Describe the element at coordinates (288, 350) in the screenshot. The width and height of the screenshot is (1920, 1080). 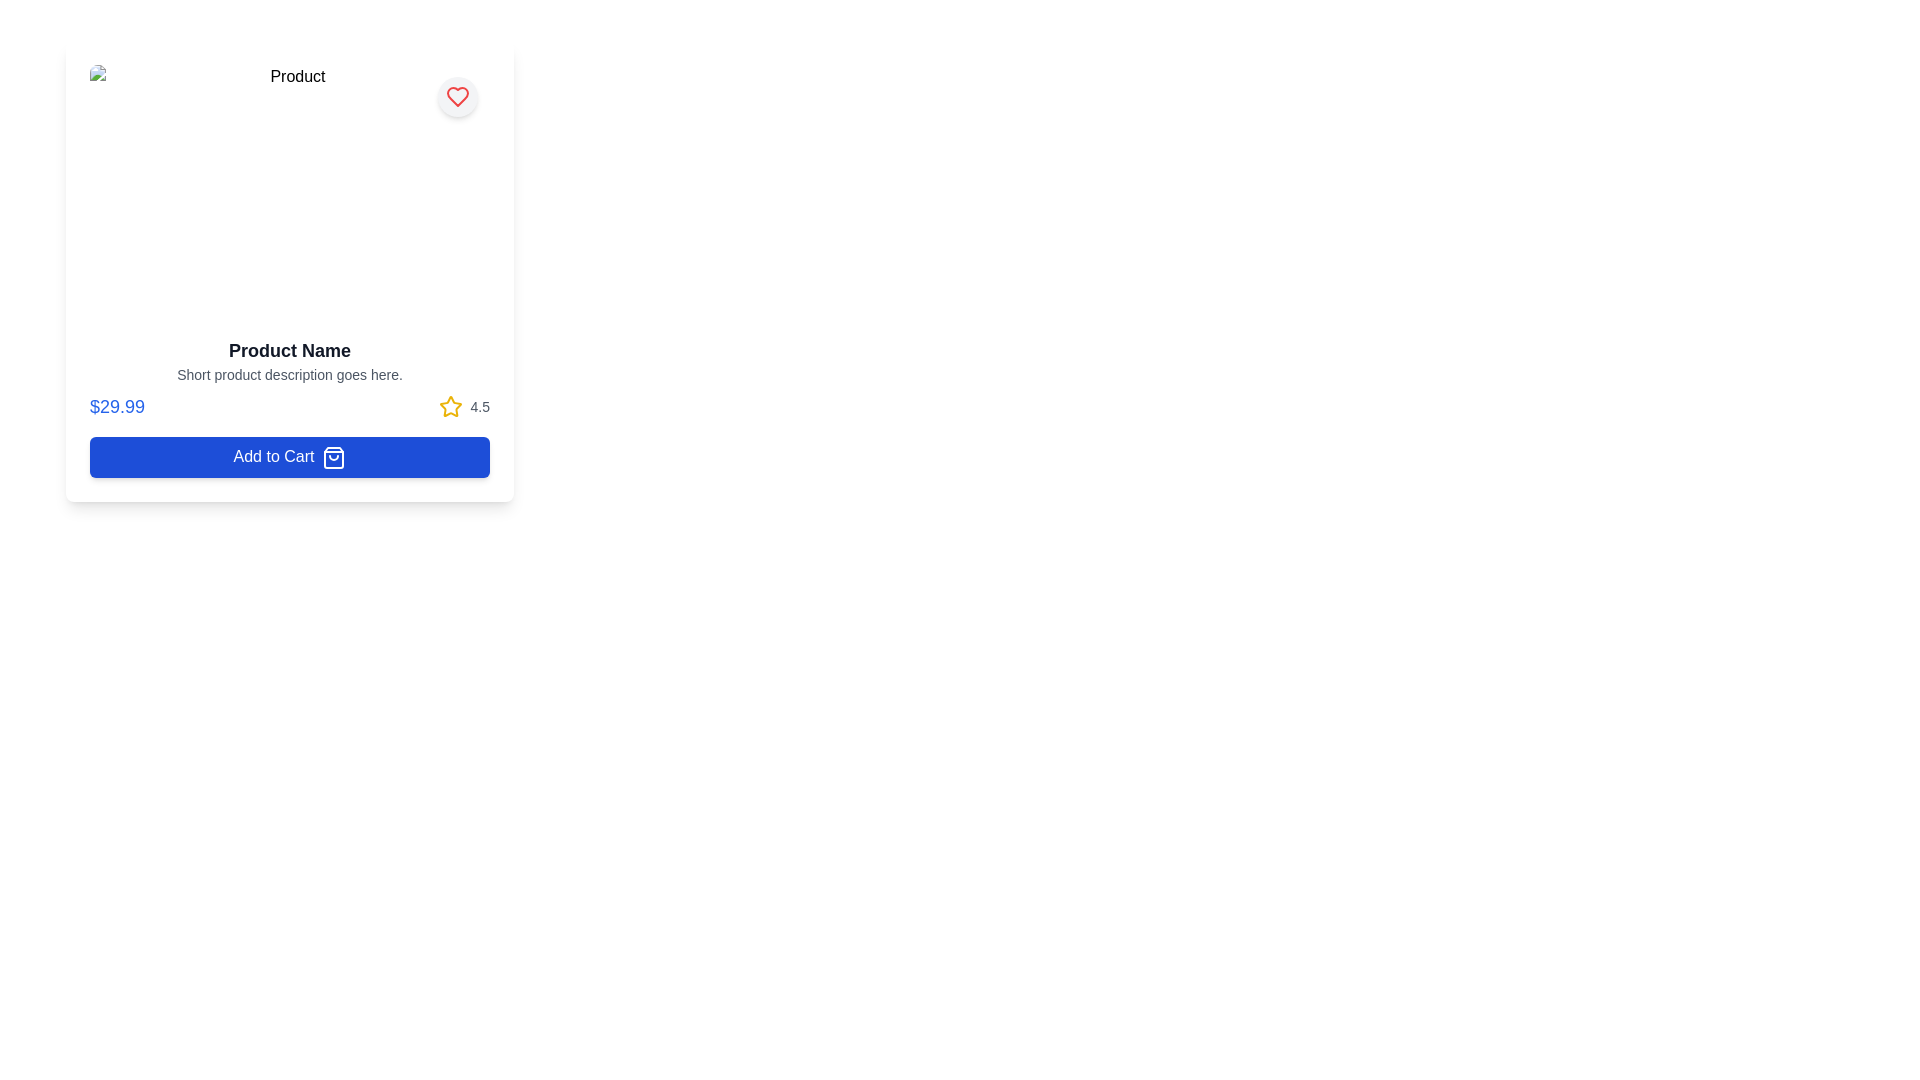
I see `text from the Text Block that serves as a title or identifier for the product displayed in the card, which is positioned above the description text and below the product image` at that location.